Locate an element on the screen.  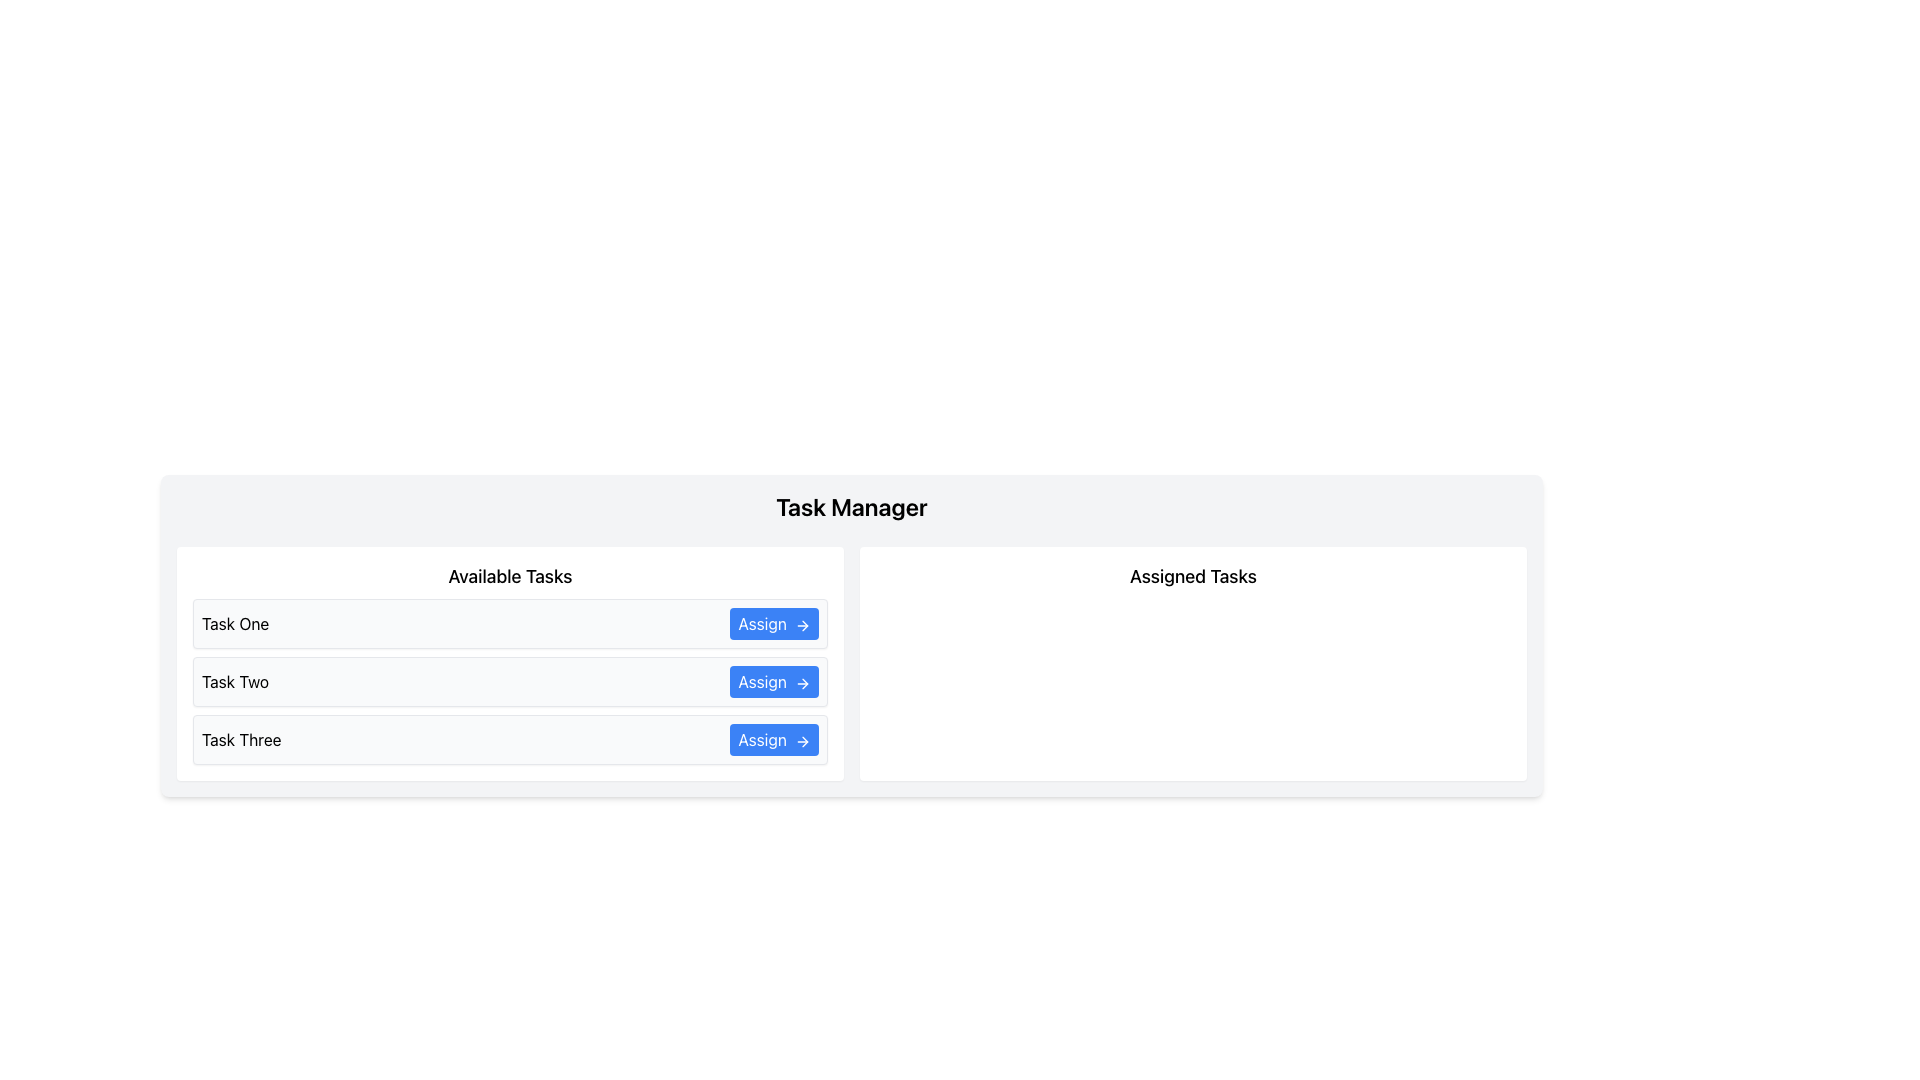
the arrow icon located at the far-right end of the 'Assign' button in the third row of task items under 'Available Tasks' is located at coordinates (802, 740).